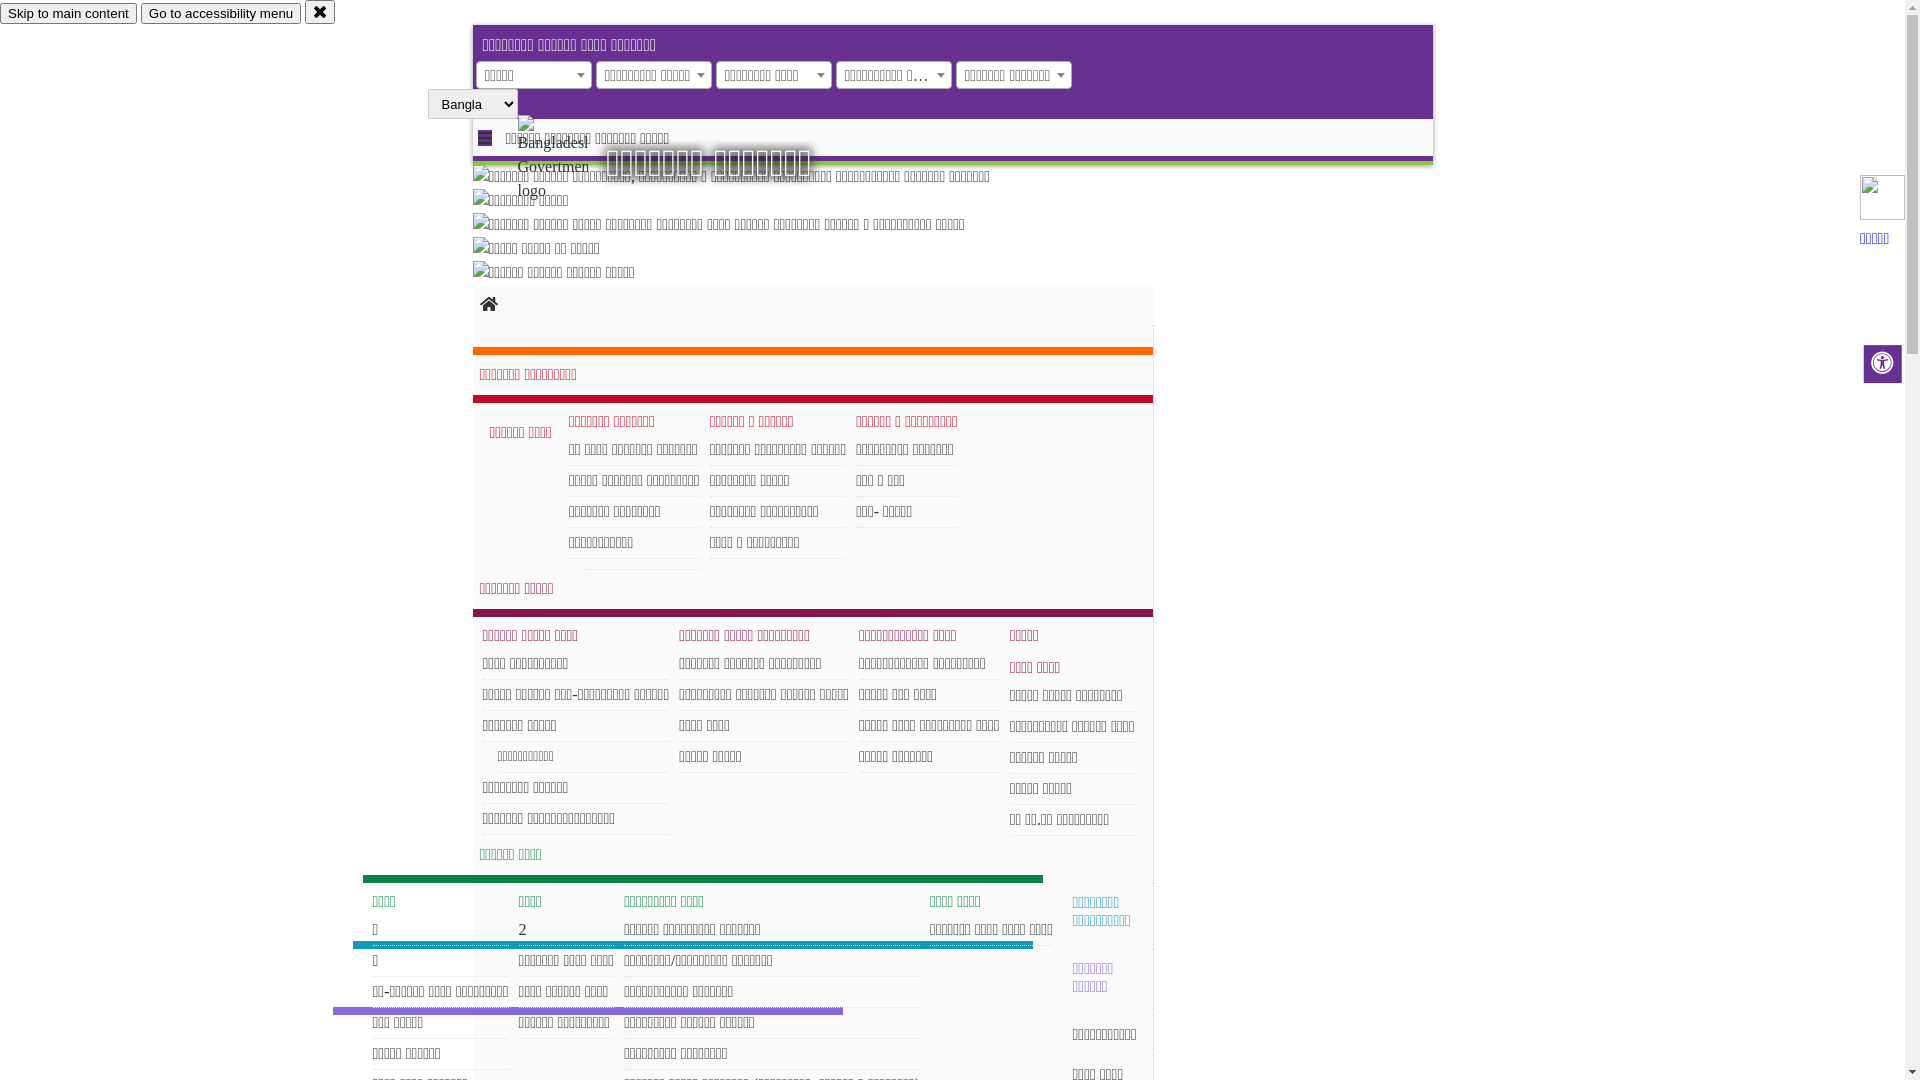  I want to click on 'Go to accessibility menu', so click(220, 13).